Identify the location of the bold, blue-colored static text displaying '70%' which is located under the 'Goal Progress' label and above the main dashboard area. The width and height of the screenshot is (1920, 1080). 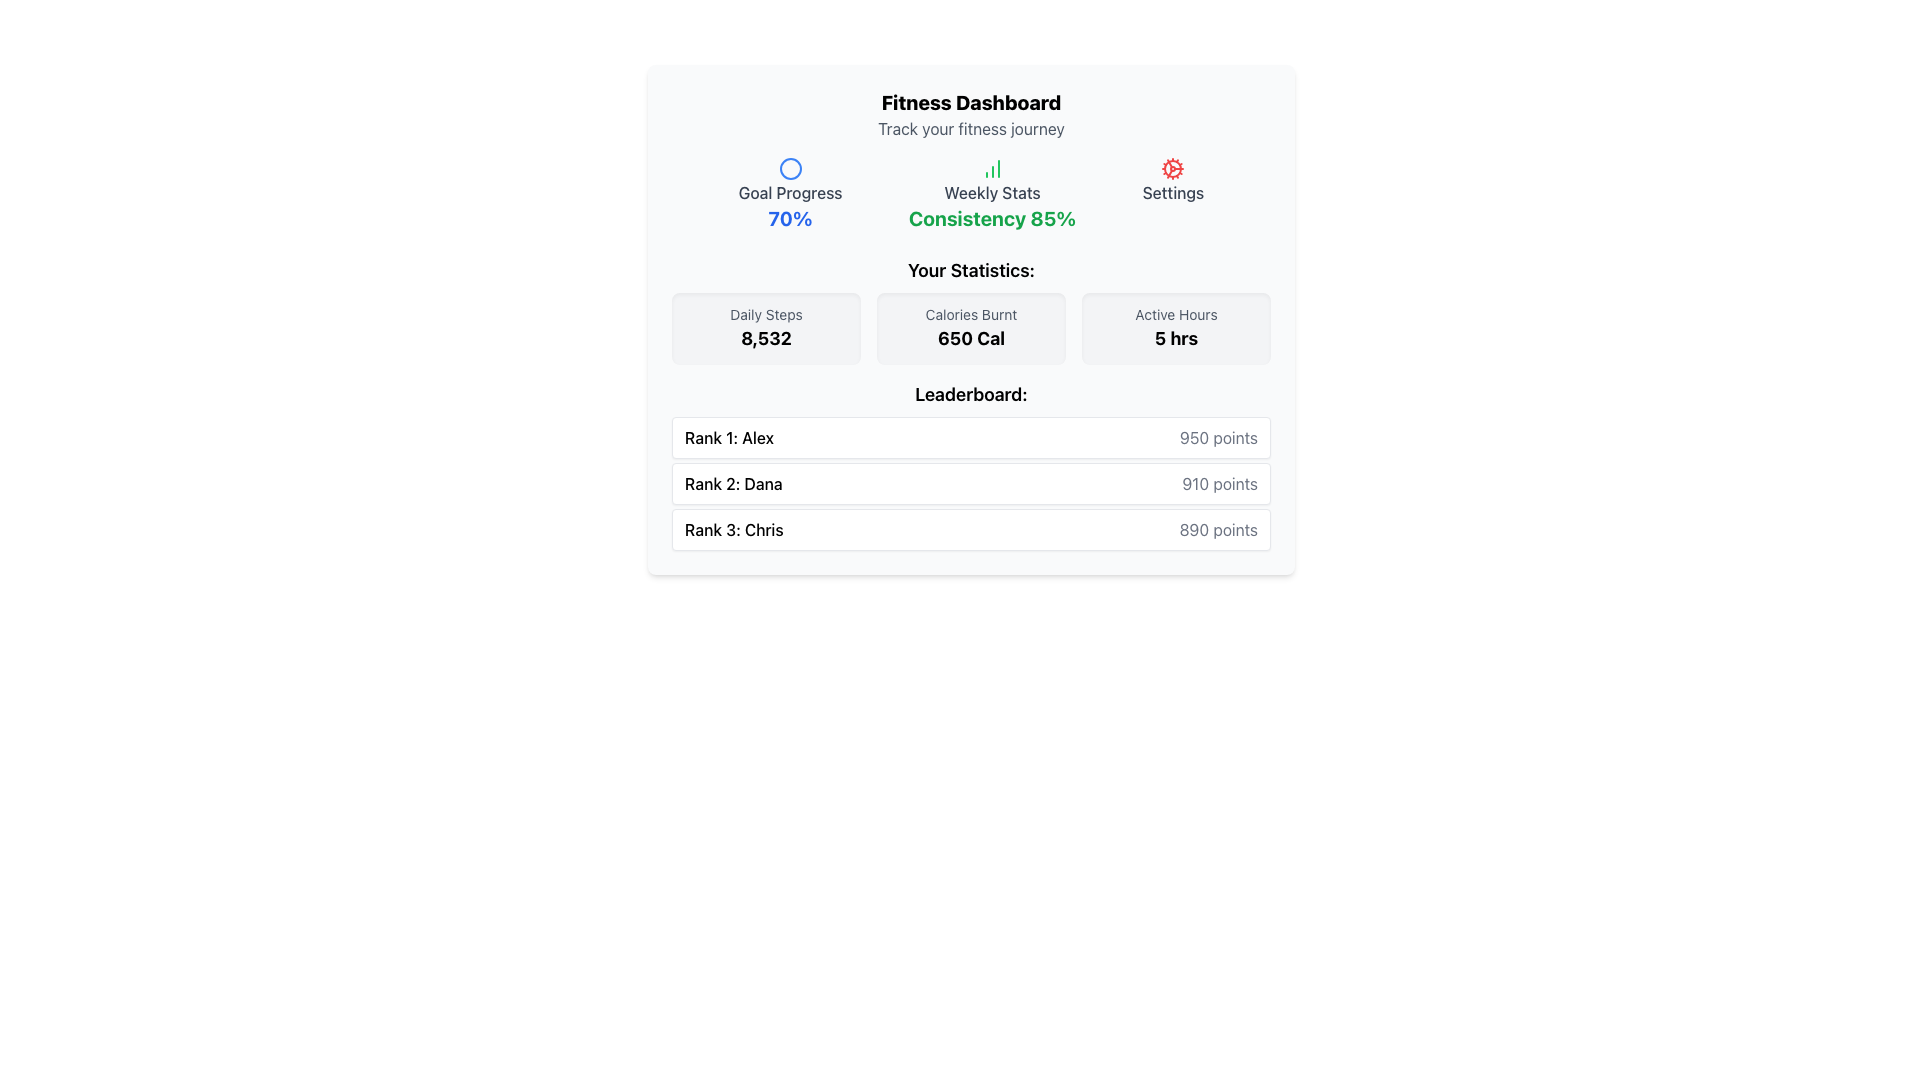
(789, 219).